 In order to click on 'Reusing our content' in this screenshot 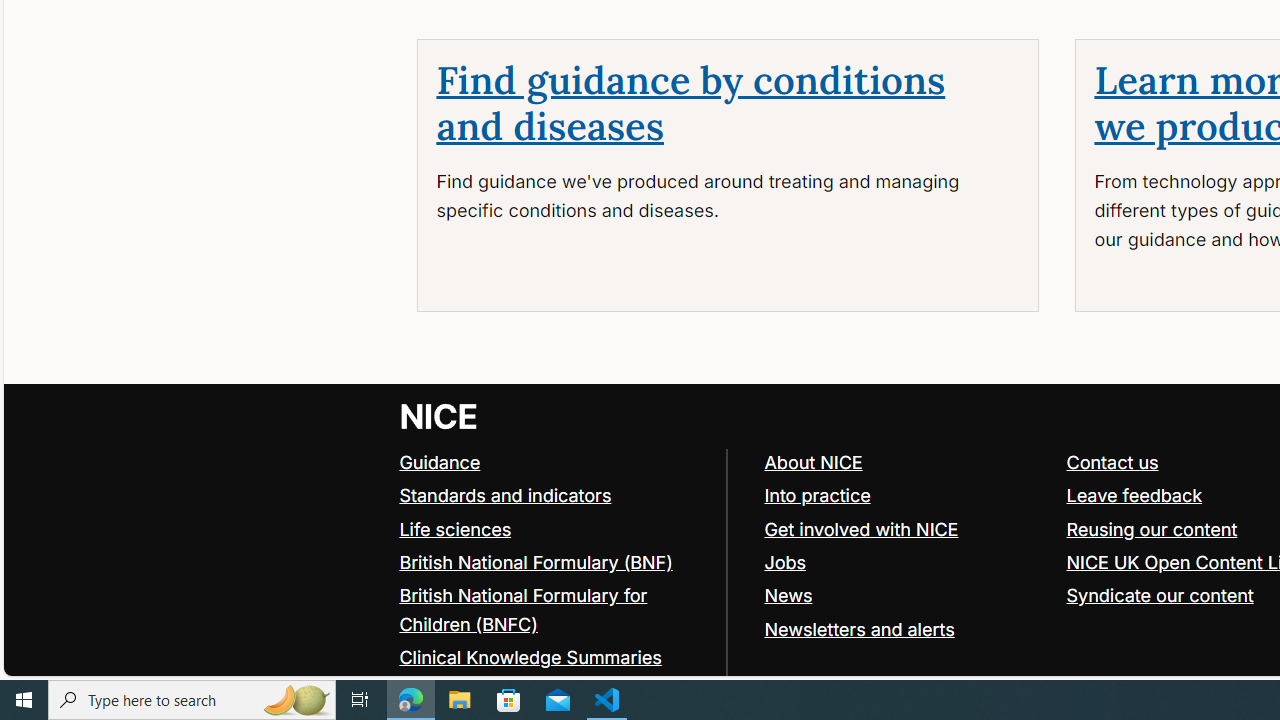, I will do `click(1152, 527)`.